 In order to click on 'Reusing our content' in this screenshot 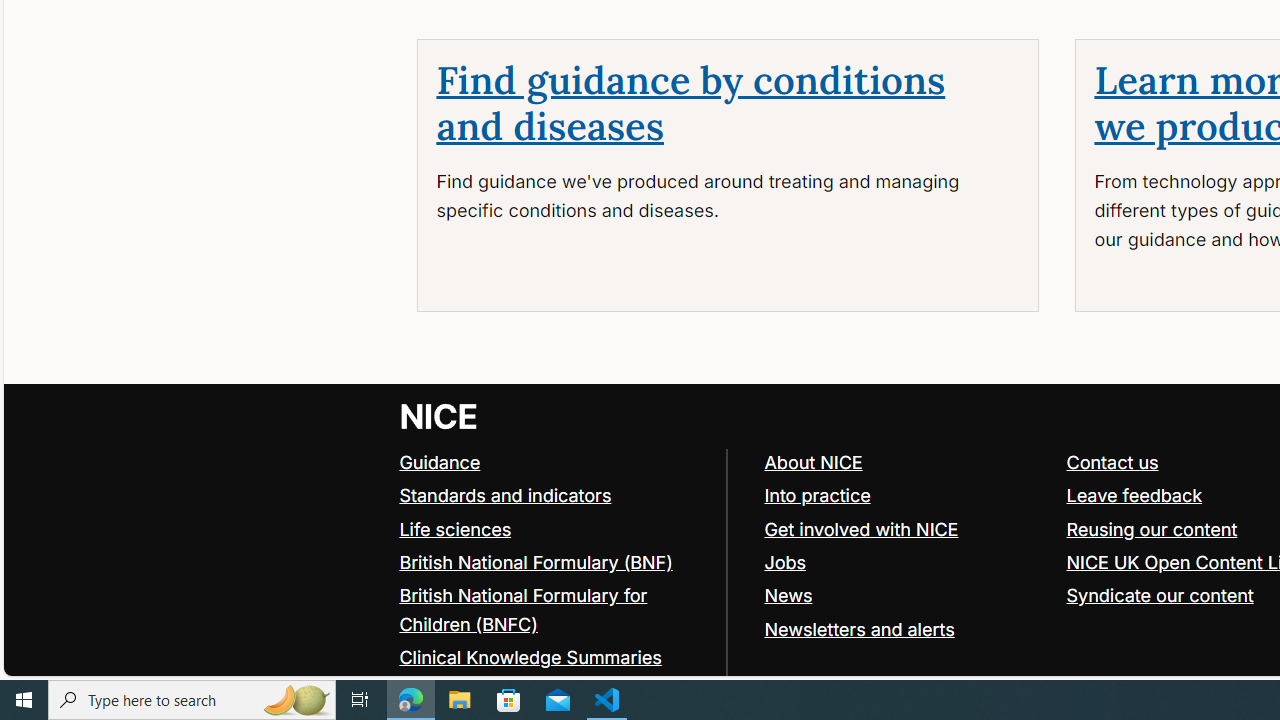, I will do `click(1152, 527)`.